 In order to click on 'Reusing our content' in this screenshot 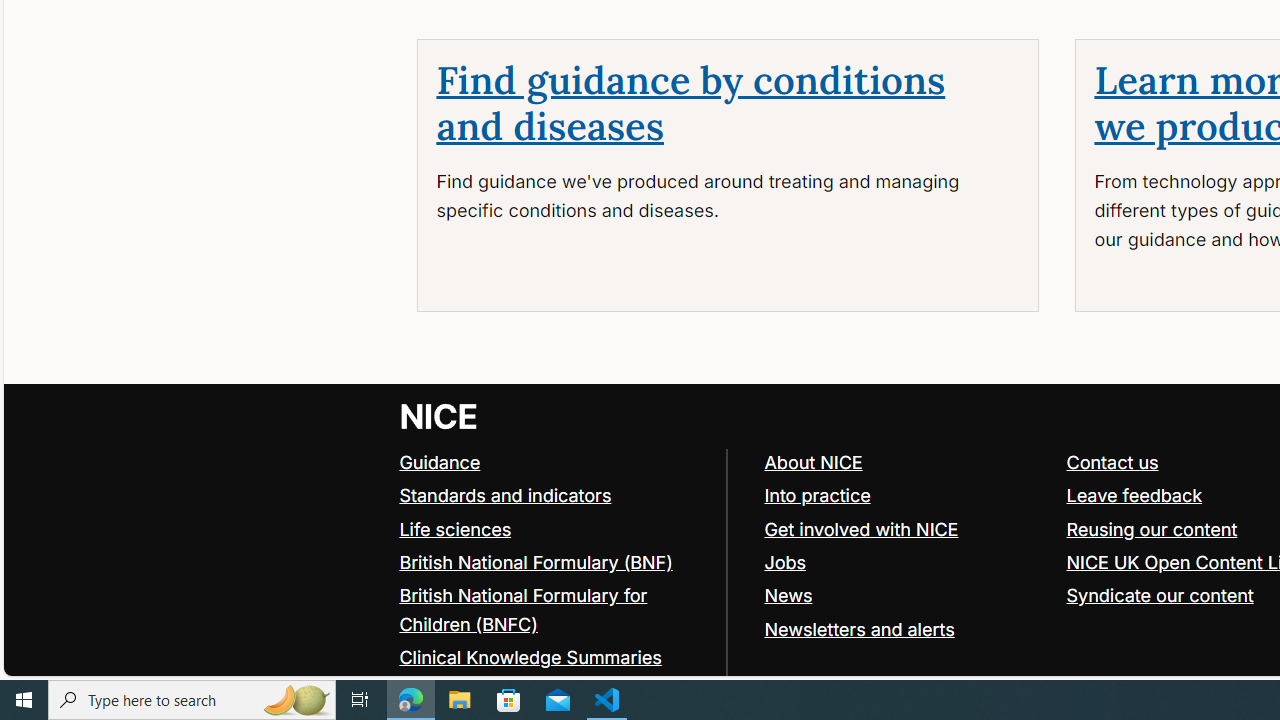, I will do `click(1152, 527)`.